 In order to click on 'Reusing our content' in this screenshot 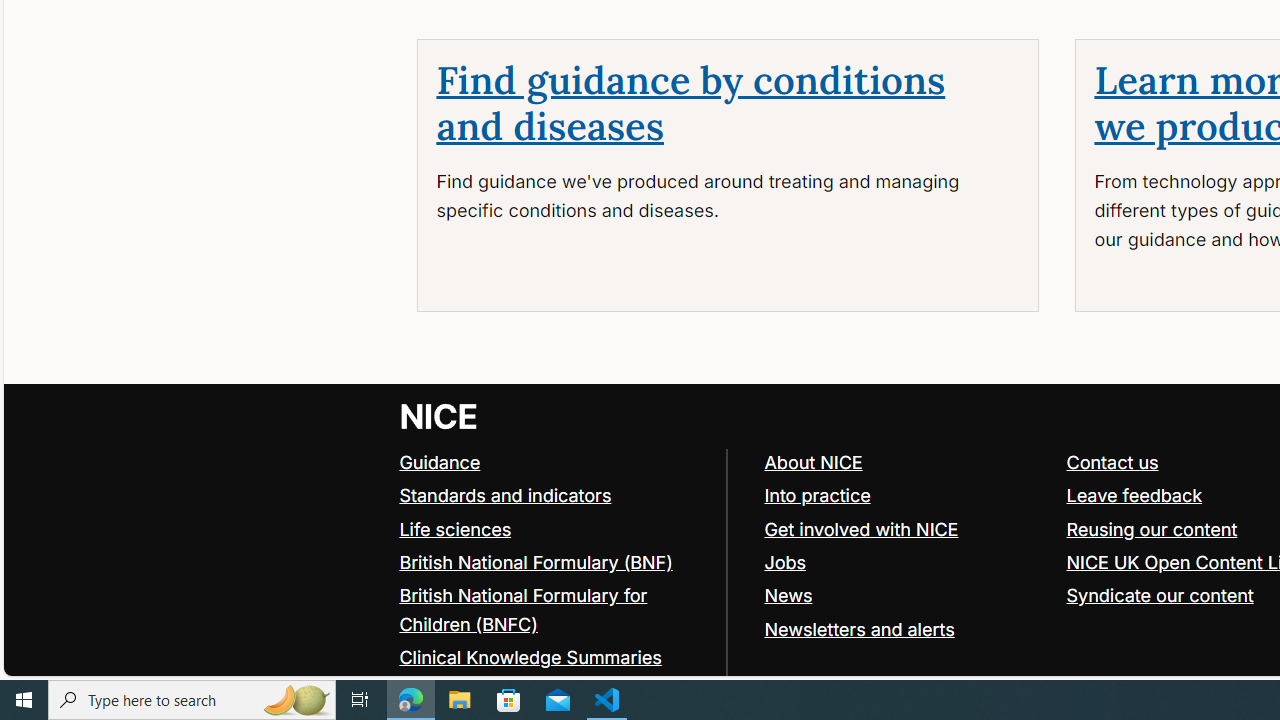, I will do `click(1152, 527)`.